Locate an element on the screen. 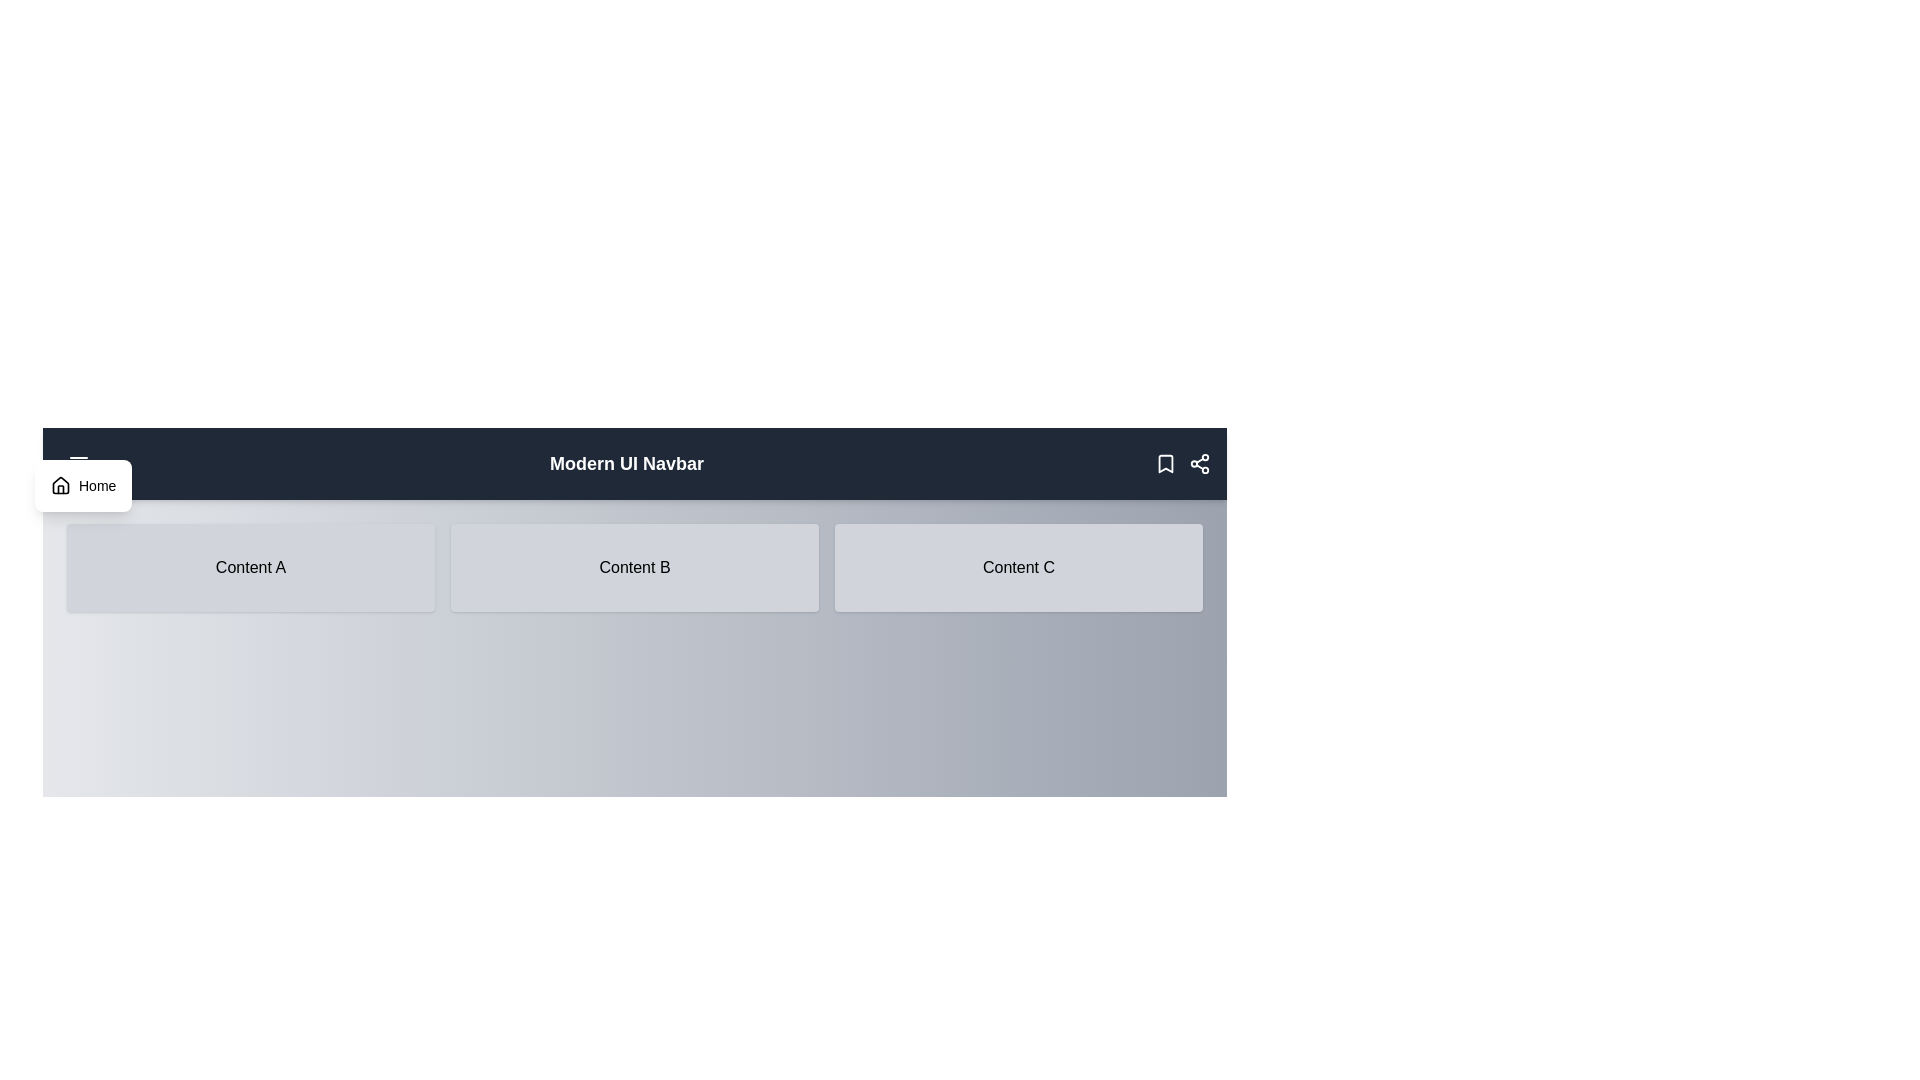 The width and height of the screenshot is (1920, 1080). the 'Home' button in the dropdown menu is located at coordinates (82, 486).